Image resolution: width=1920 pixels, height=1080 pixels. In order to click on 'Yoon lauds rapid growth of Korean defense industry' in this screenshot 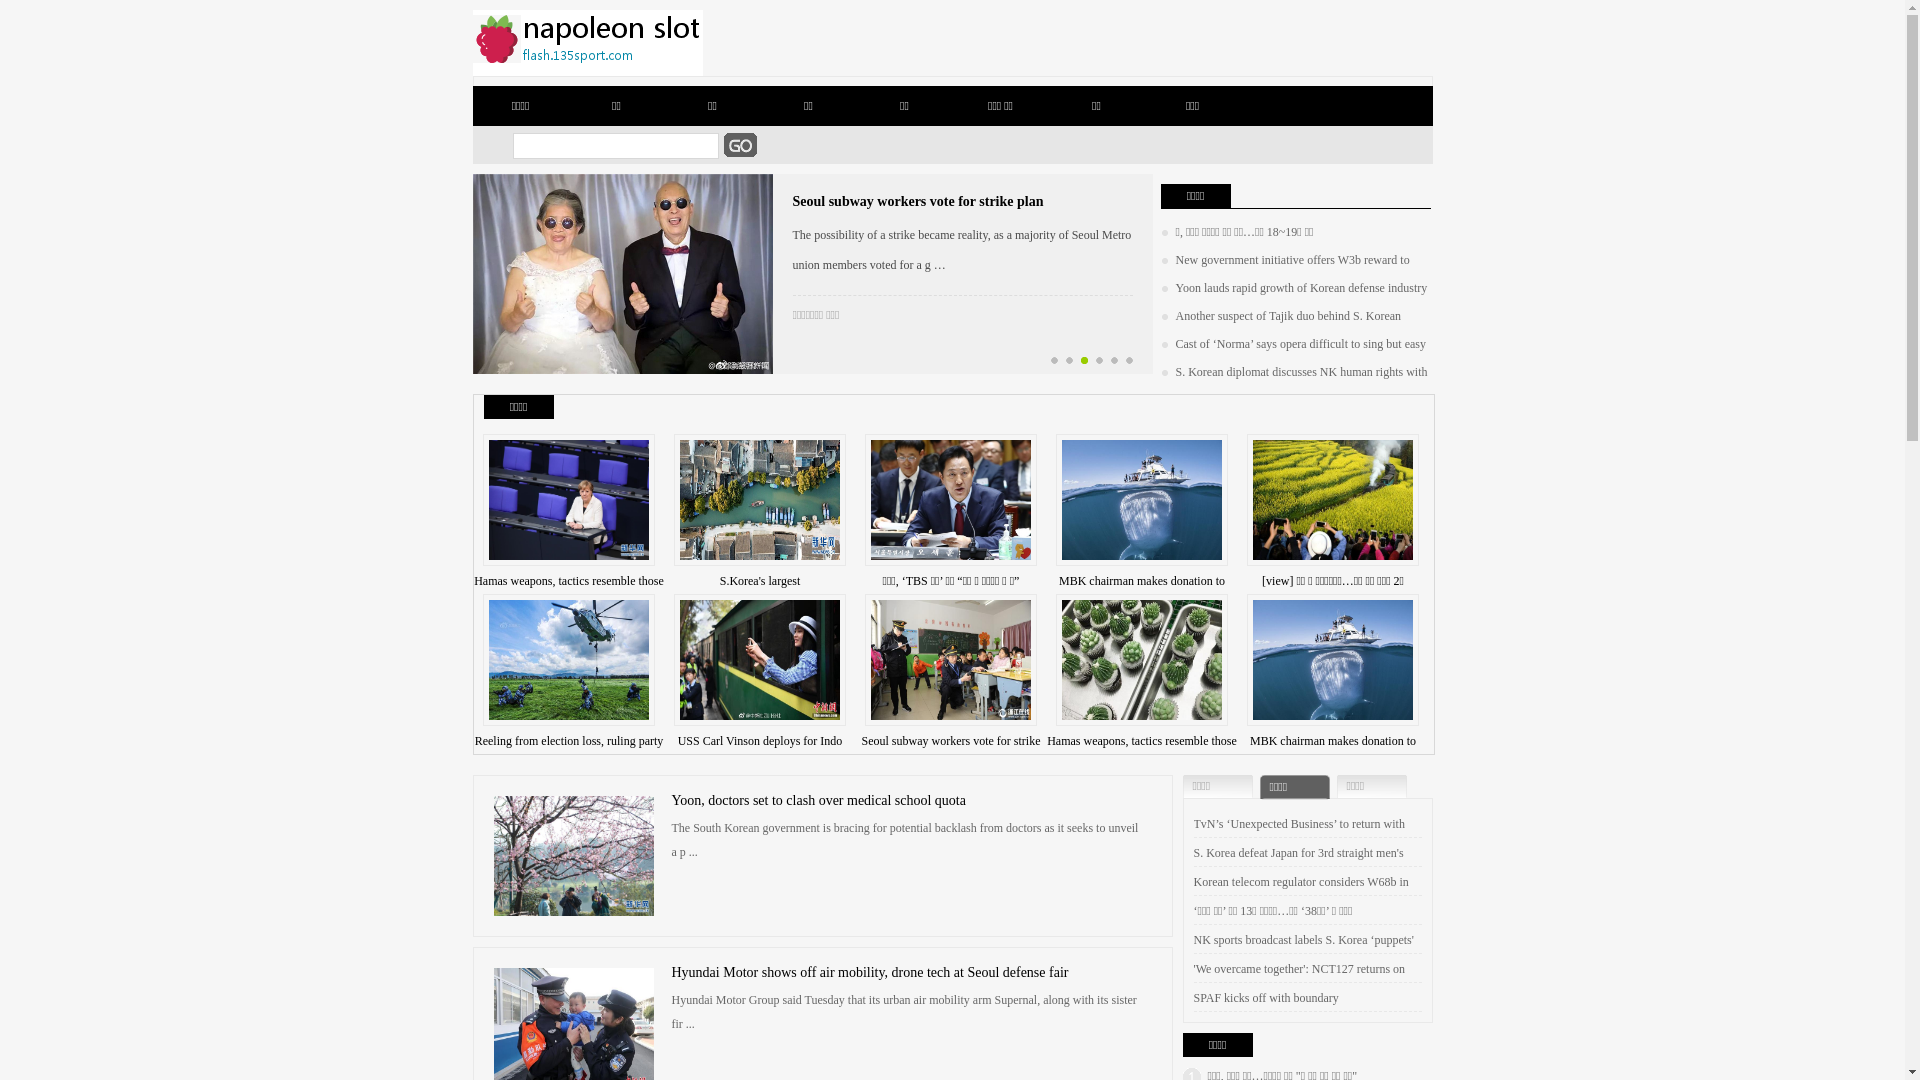, I will do `click(1293, 288)`.